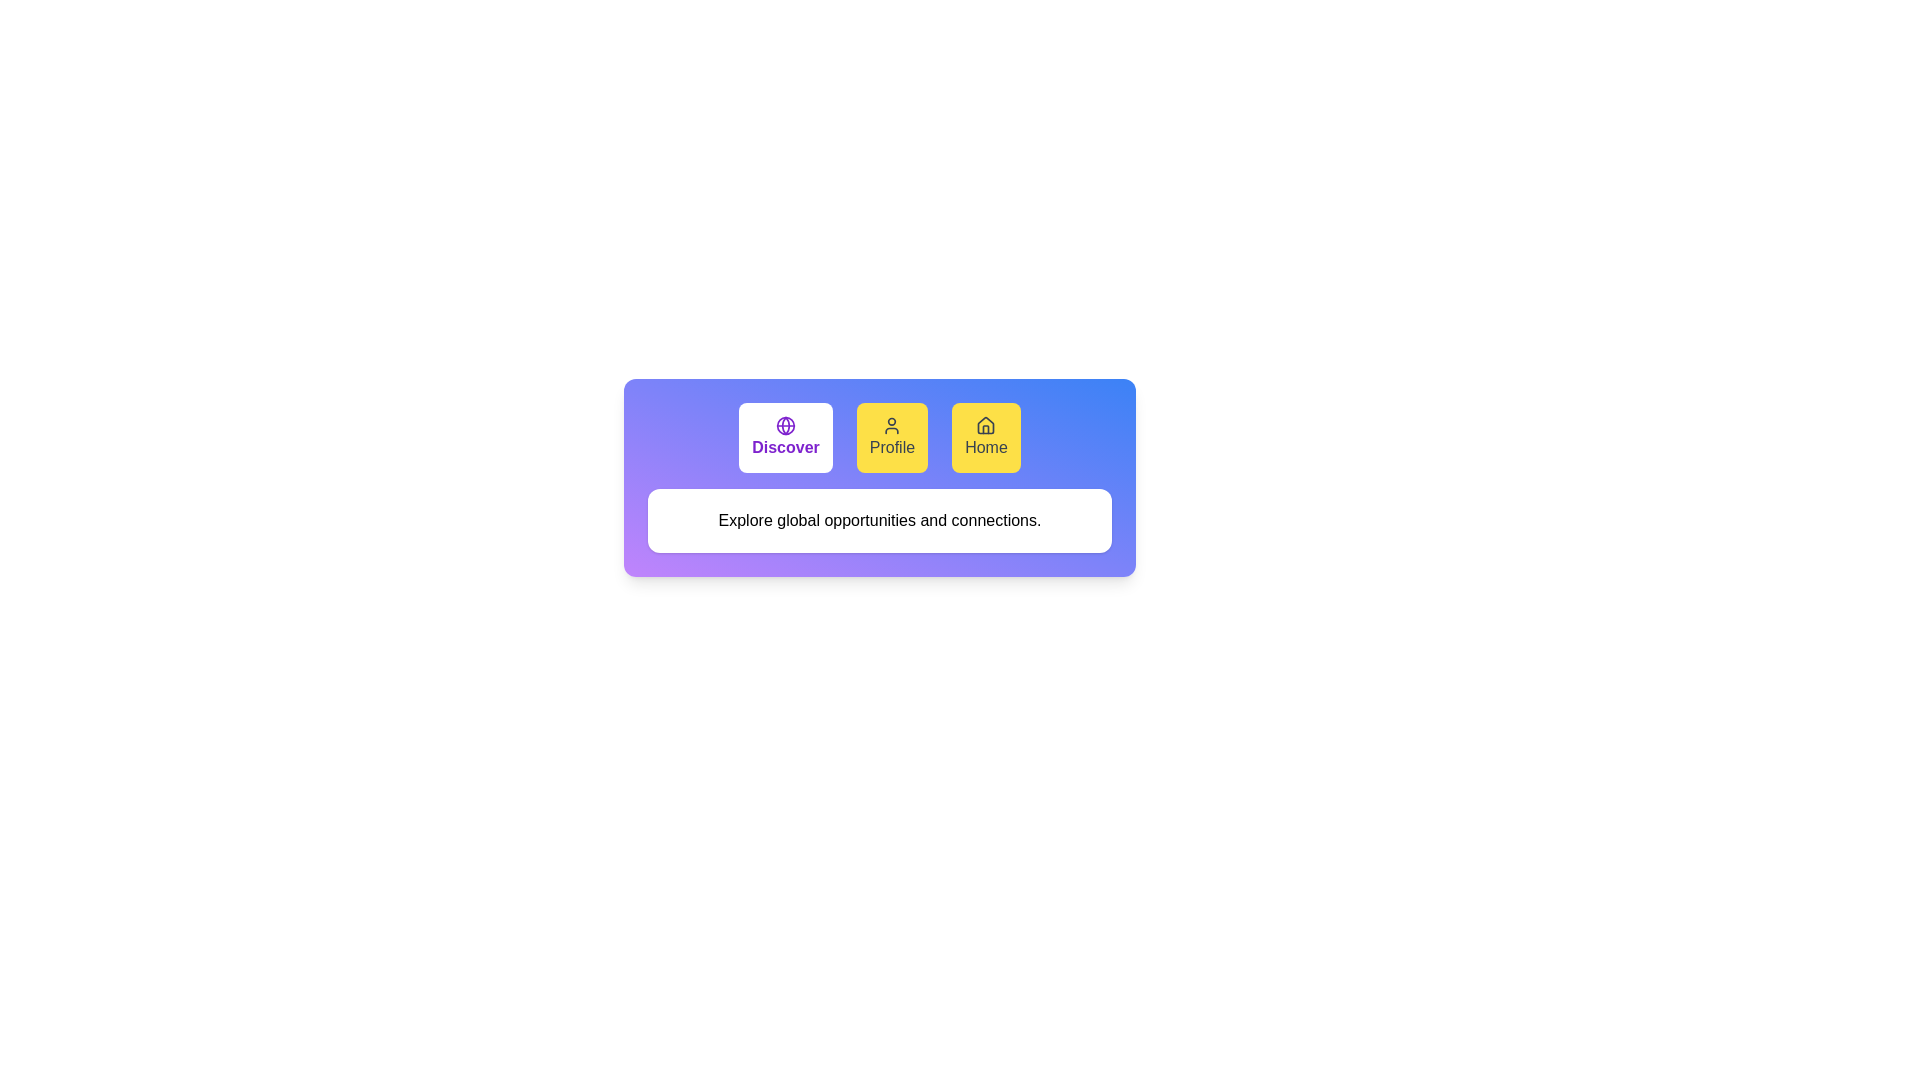  What do you see at coordinates (879, 519) in the screenshot?
I see `the informational Text Block located centrally below the buttons labeled 'Discover', 'Profile', and 'Home', which provides context for global opportunities and connections` at bounding box center [879, 519].